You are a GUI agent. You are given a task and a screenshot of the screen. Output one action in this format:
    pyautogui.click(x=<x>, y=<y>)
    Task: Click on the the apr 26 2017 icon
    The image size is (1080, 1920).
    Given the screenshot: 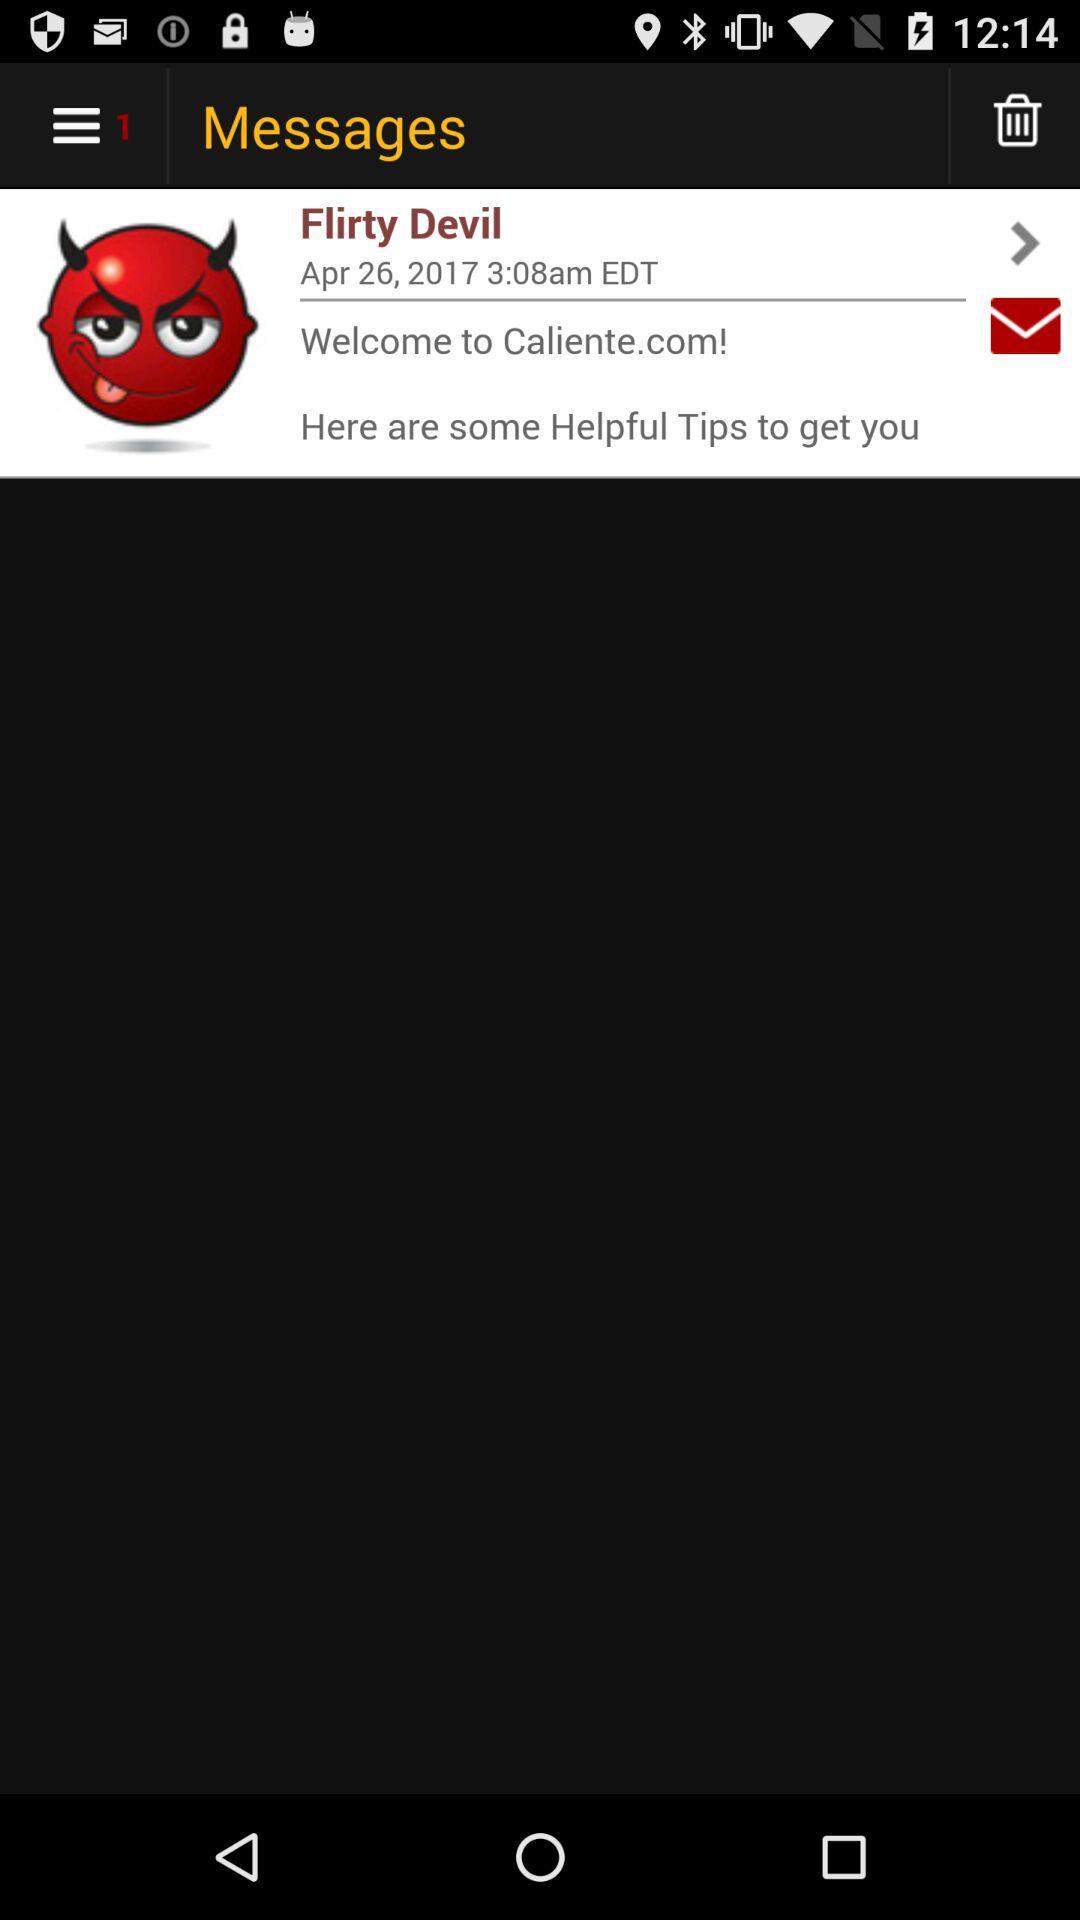 What is the action you would take?
    pyautogui.click(x=632, y=270)
    